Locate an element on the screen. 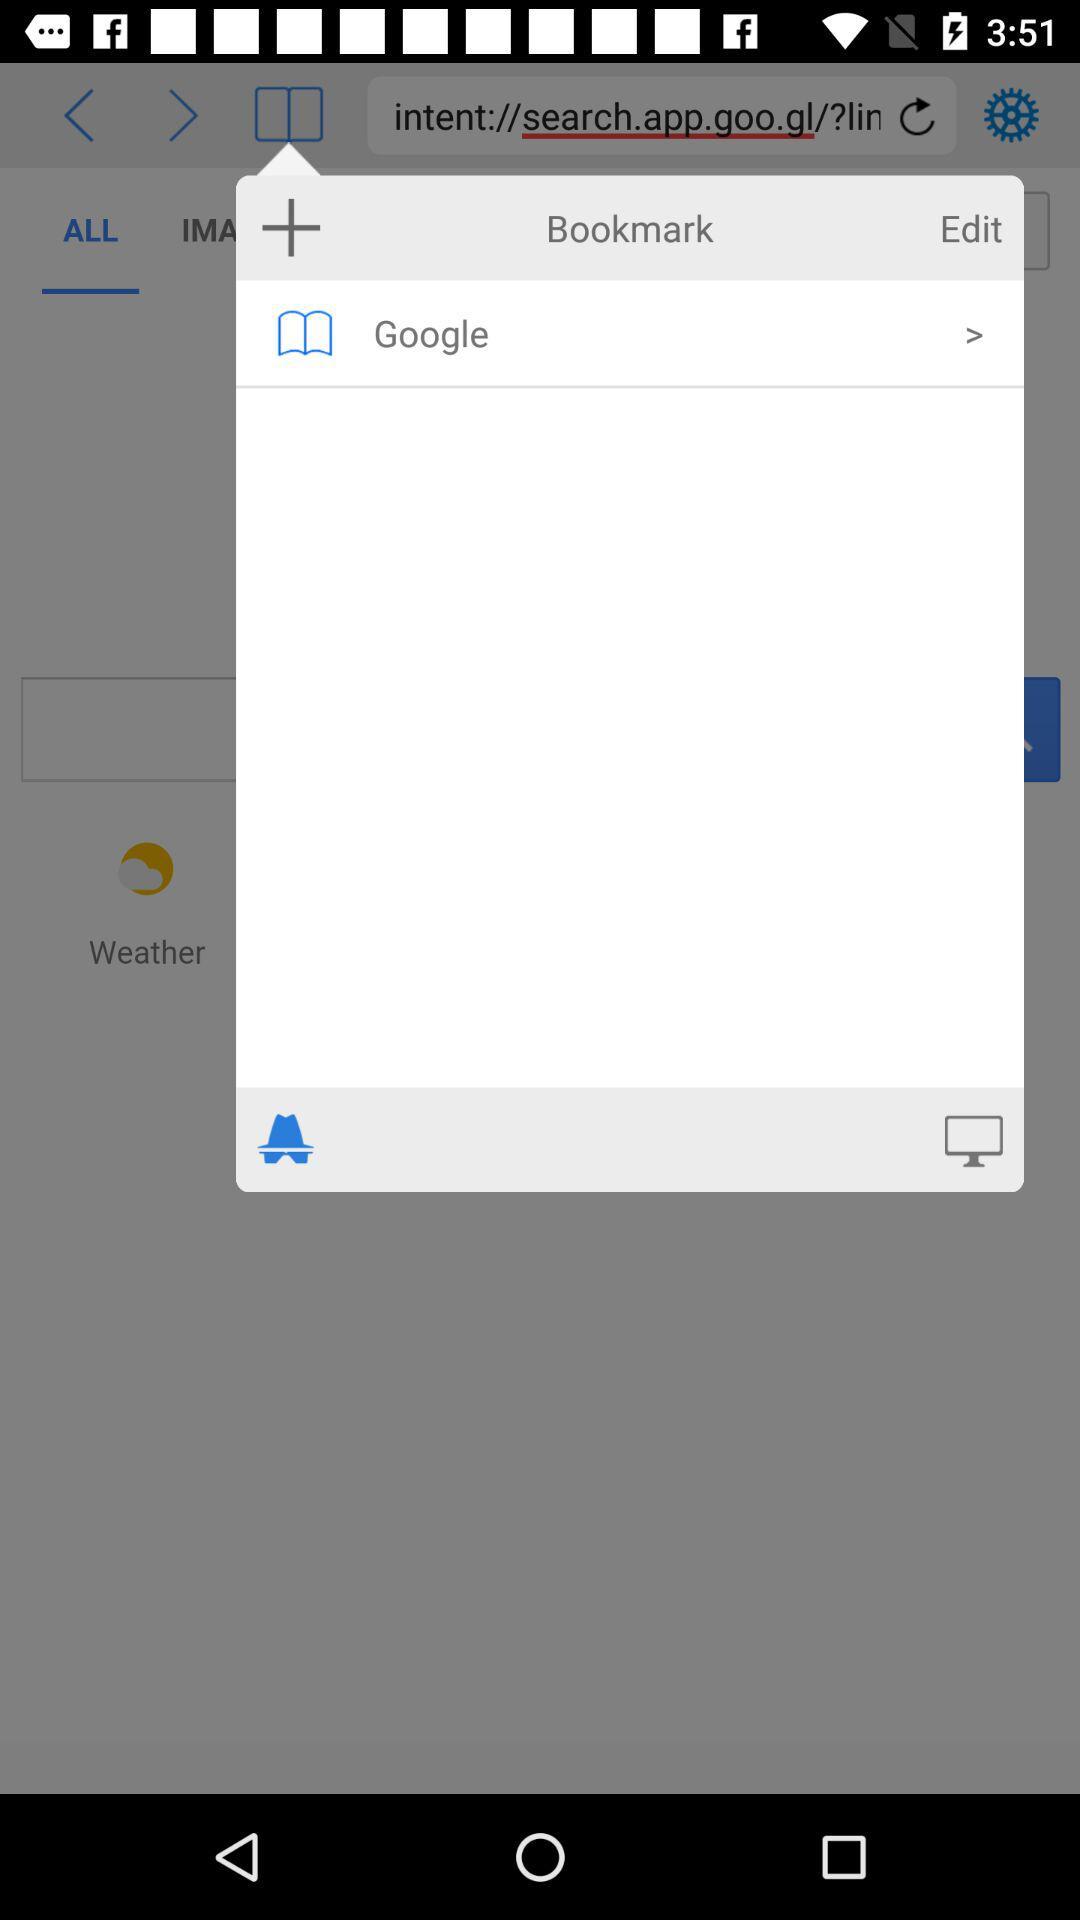 The image size is (1080, 1920). item next to the > icon is located at coordinates (655, 332).